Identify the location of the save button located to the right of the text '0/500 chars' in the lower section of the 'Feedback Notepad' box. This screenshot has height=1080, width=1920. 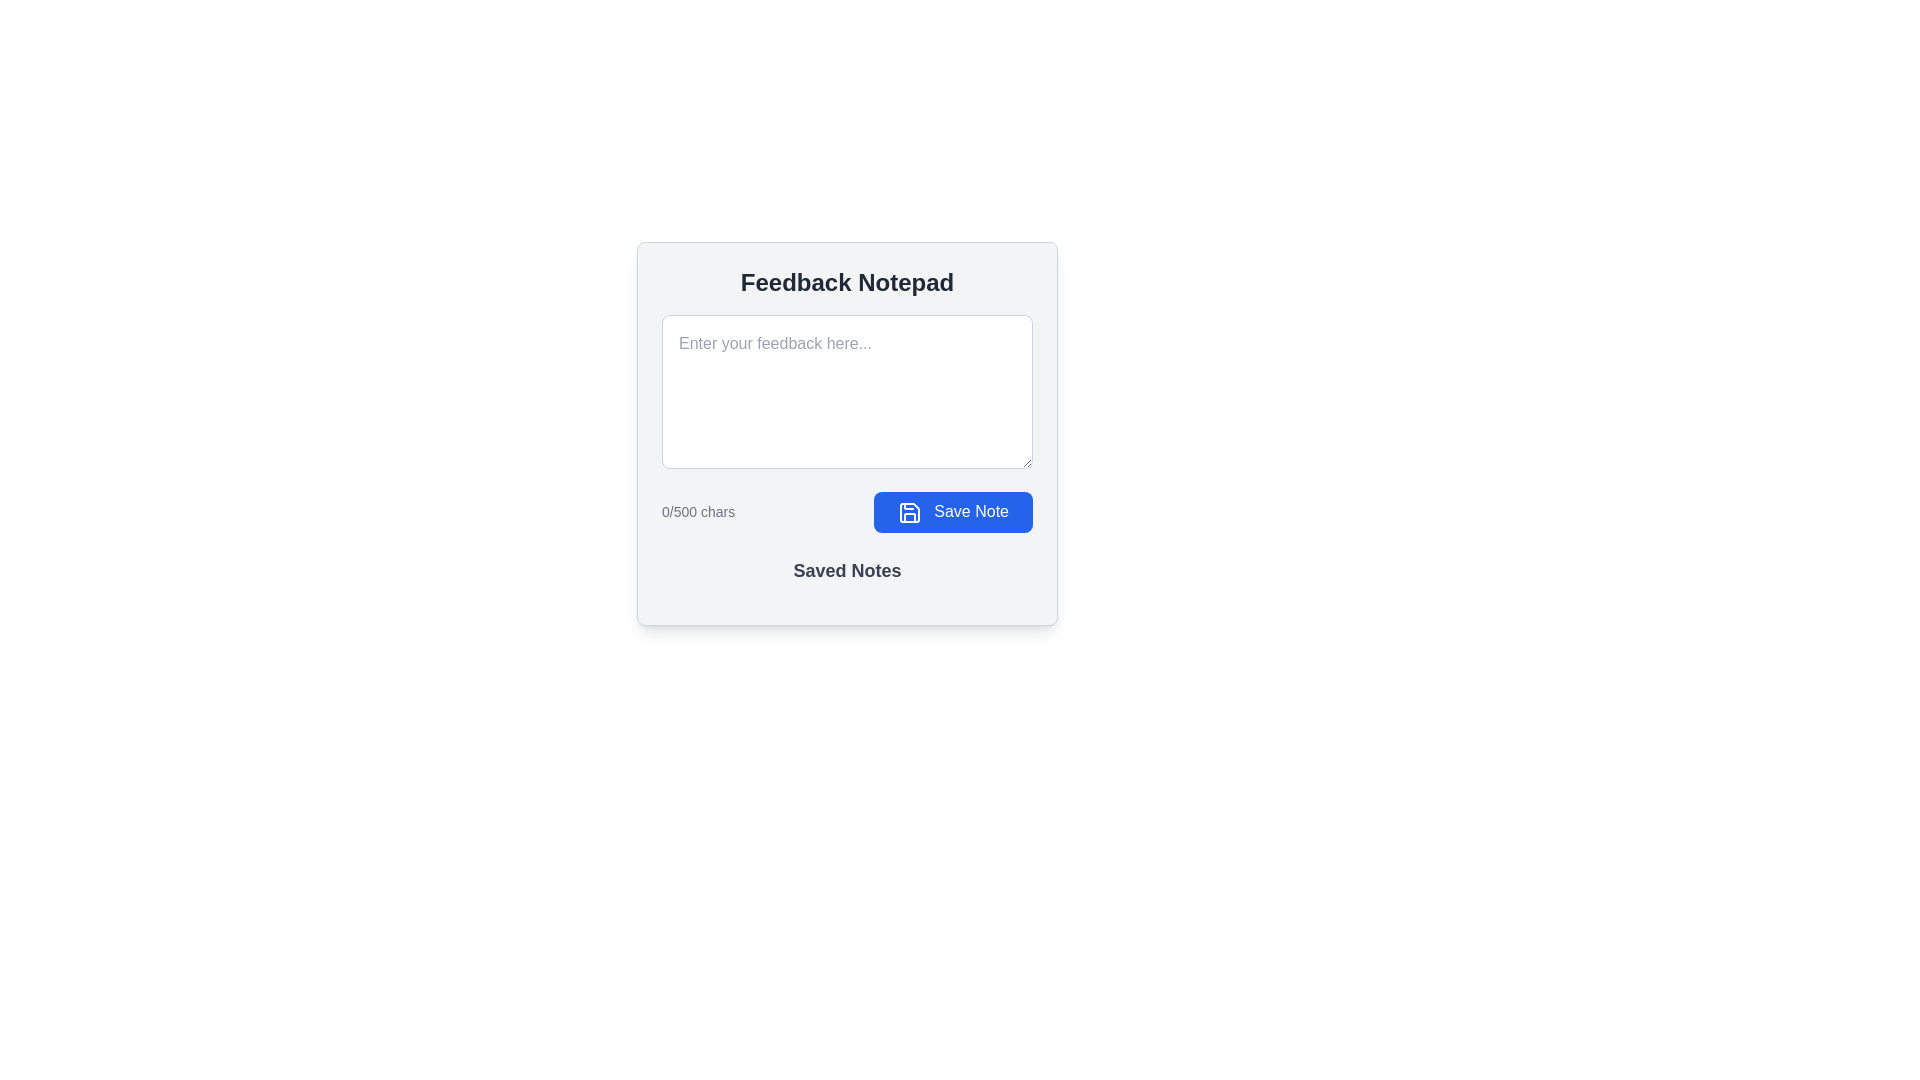
(952, 511).